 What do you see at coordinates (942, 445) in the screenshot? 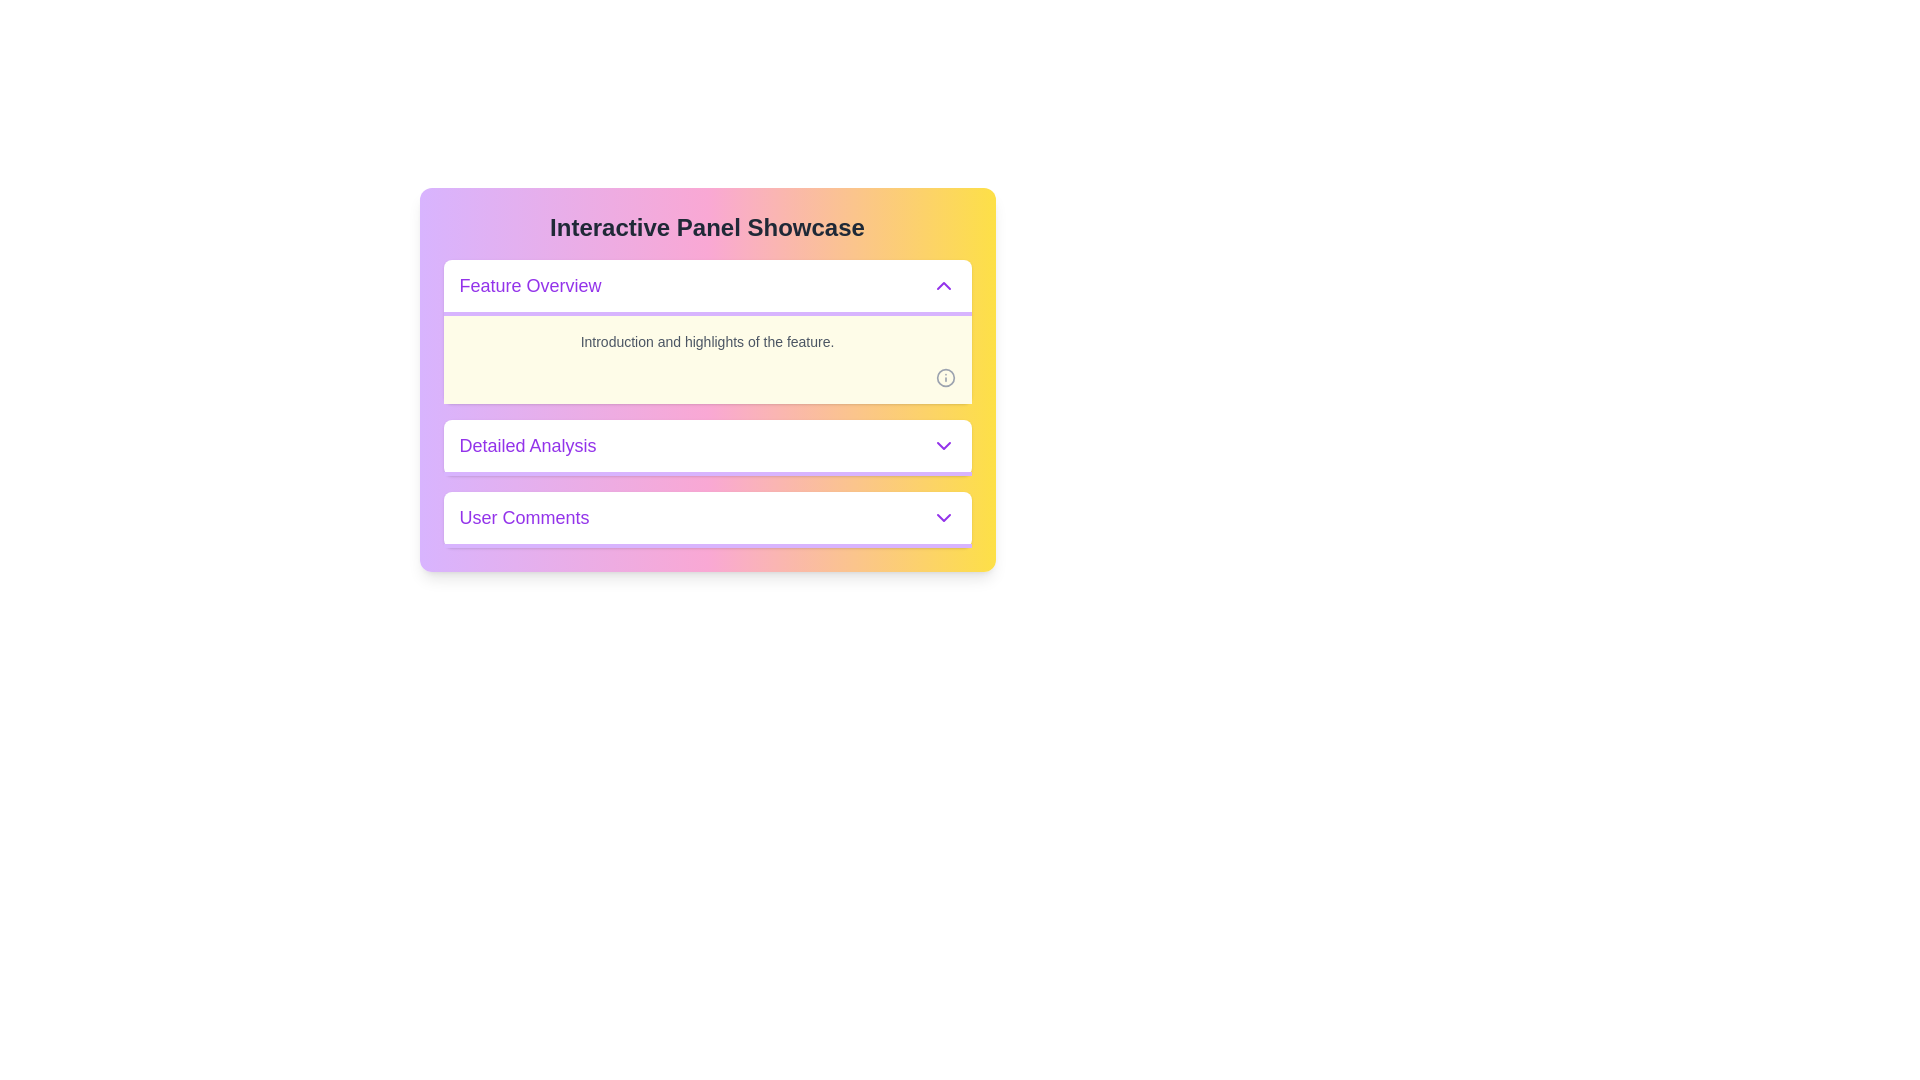
I see `the downward-facing purple chevron icon adjacent to the 'Detailed Analysis' text` at bounding box center [942, 445].